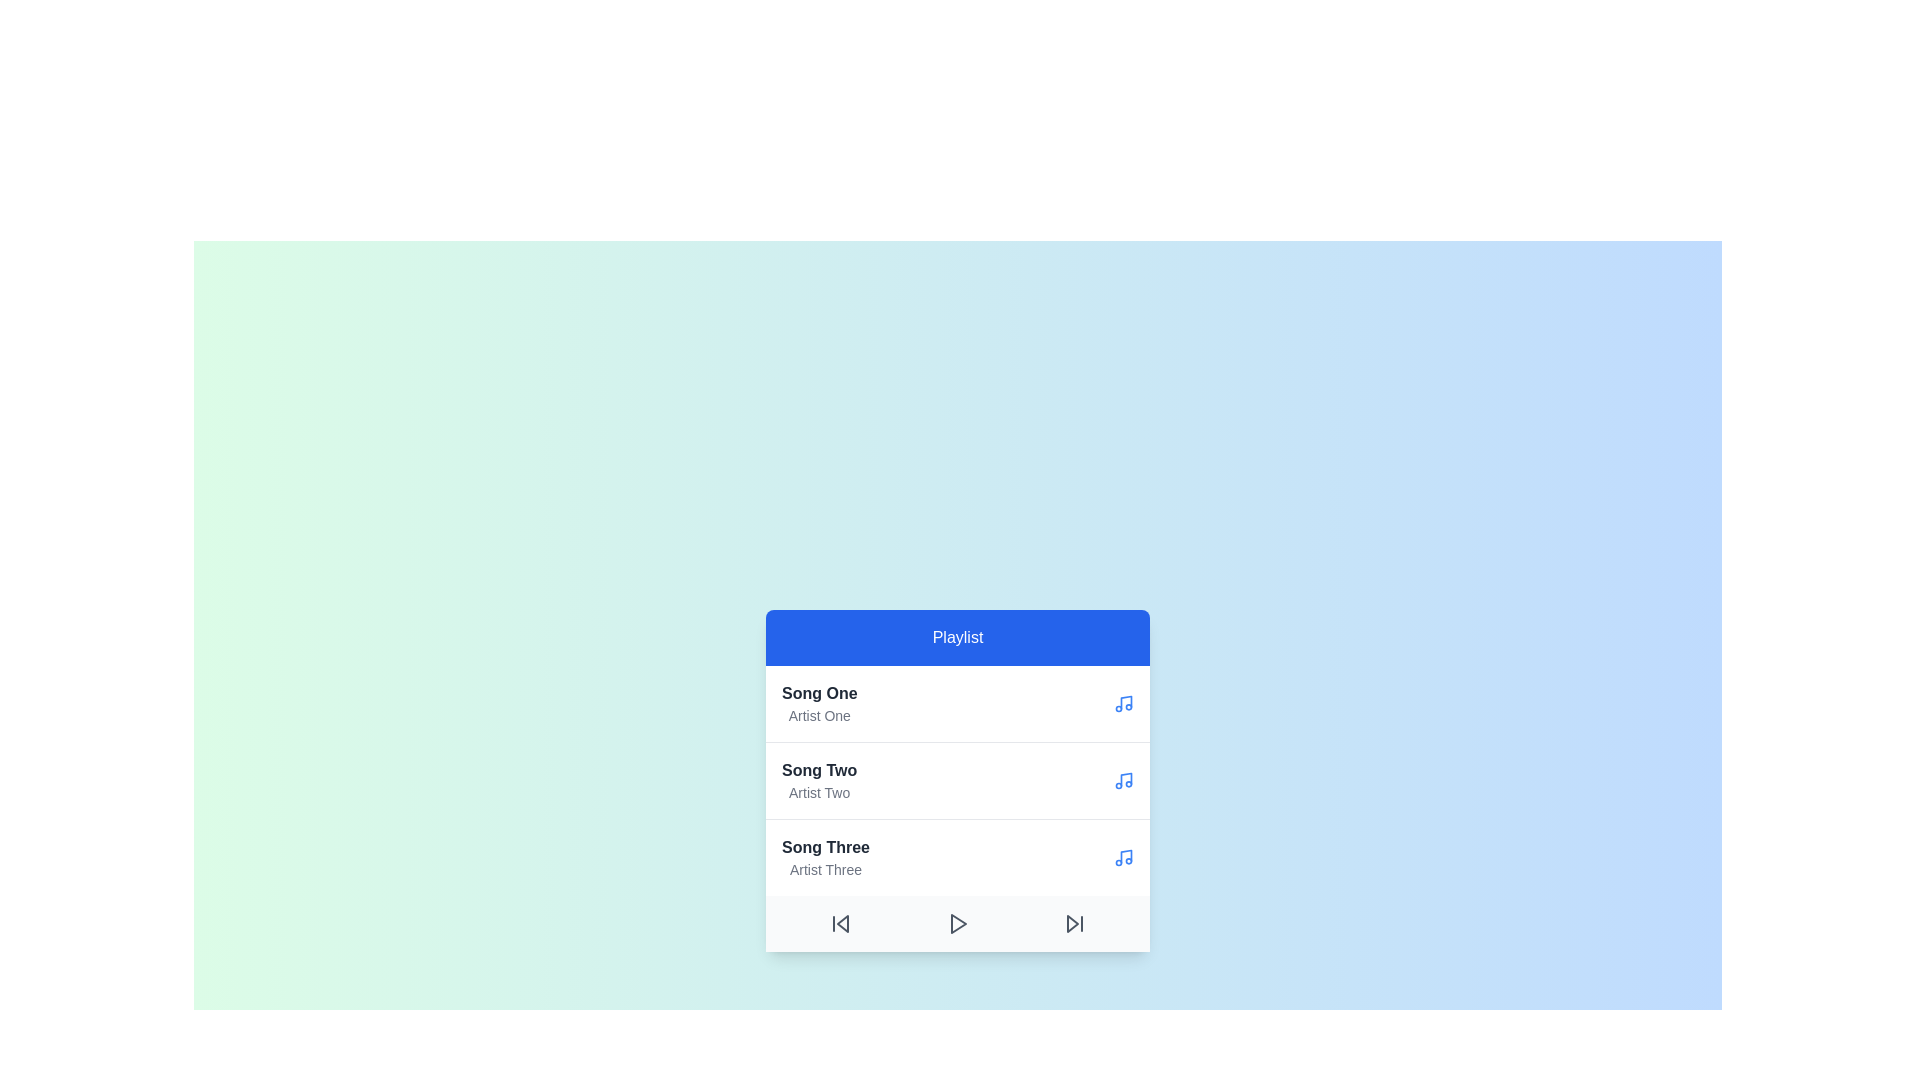 Image resolution: width=1920 pixels, height=1080 pixels. I want to click on the song item corresponding to Song Three, so click(825, 856).